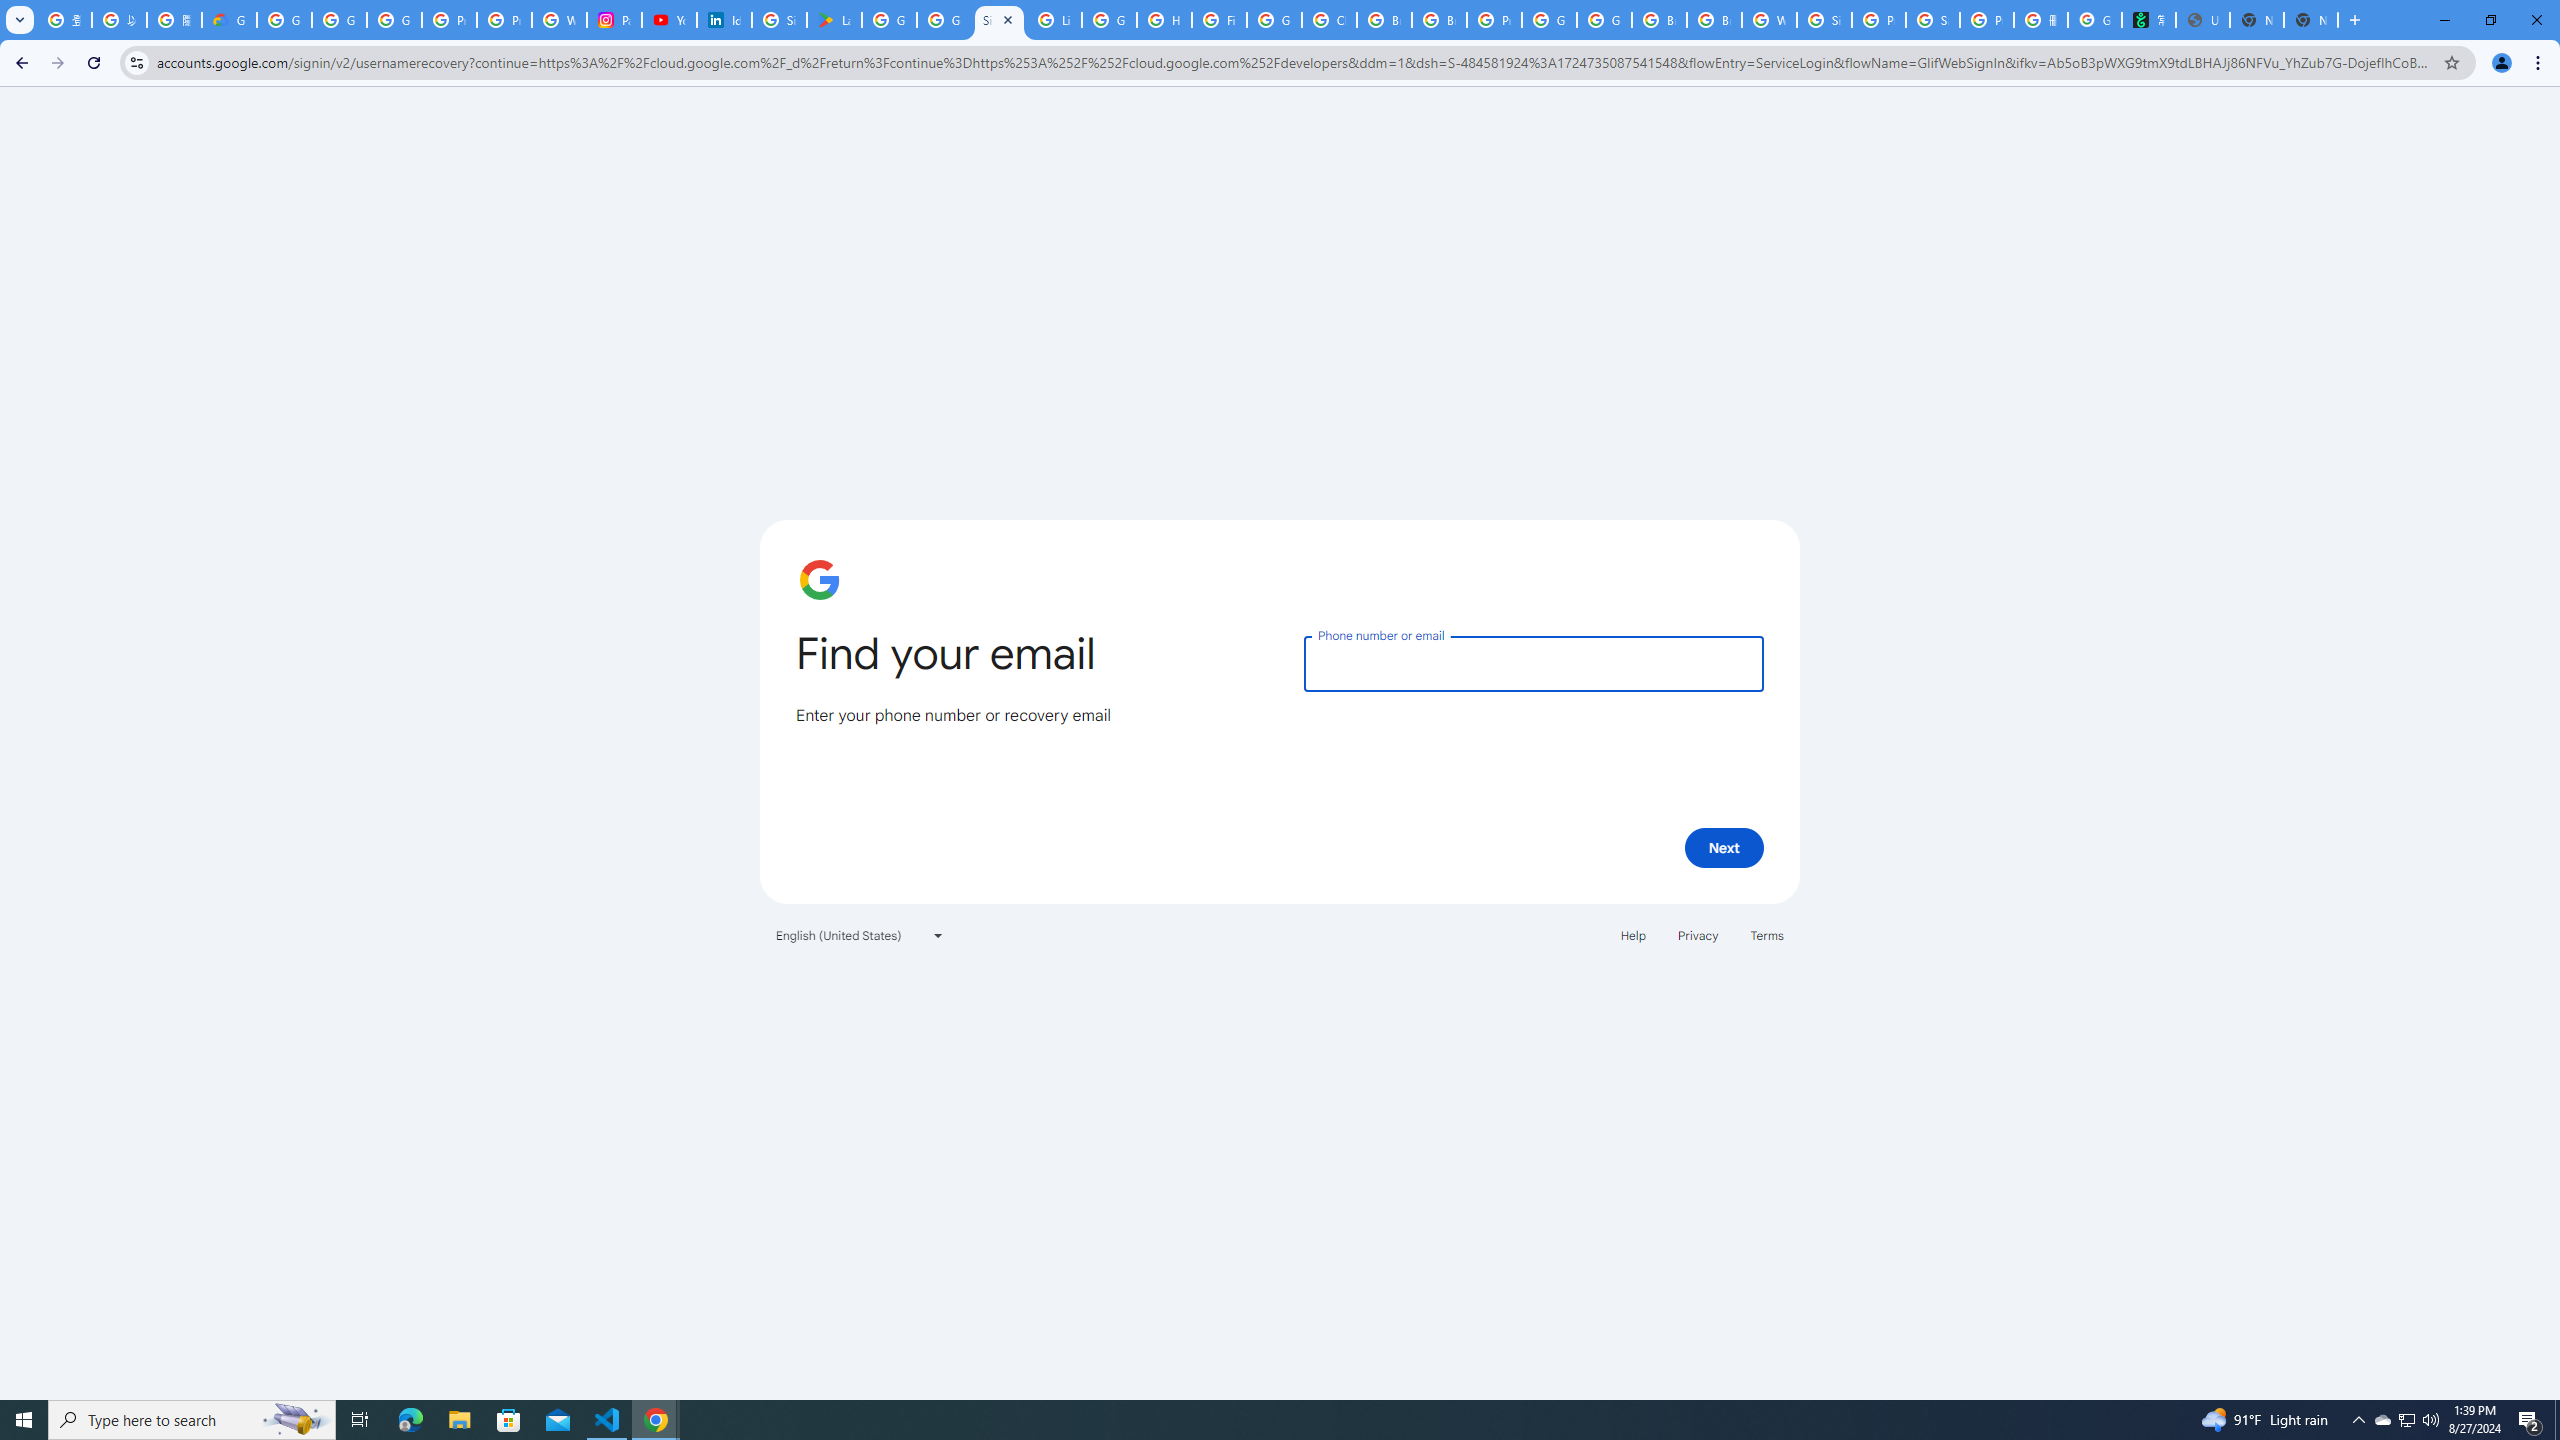  What do you see at coordinates (1724, 846) in the screenshot?
I see `'Next'` at bounding box center [1724, 846].